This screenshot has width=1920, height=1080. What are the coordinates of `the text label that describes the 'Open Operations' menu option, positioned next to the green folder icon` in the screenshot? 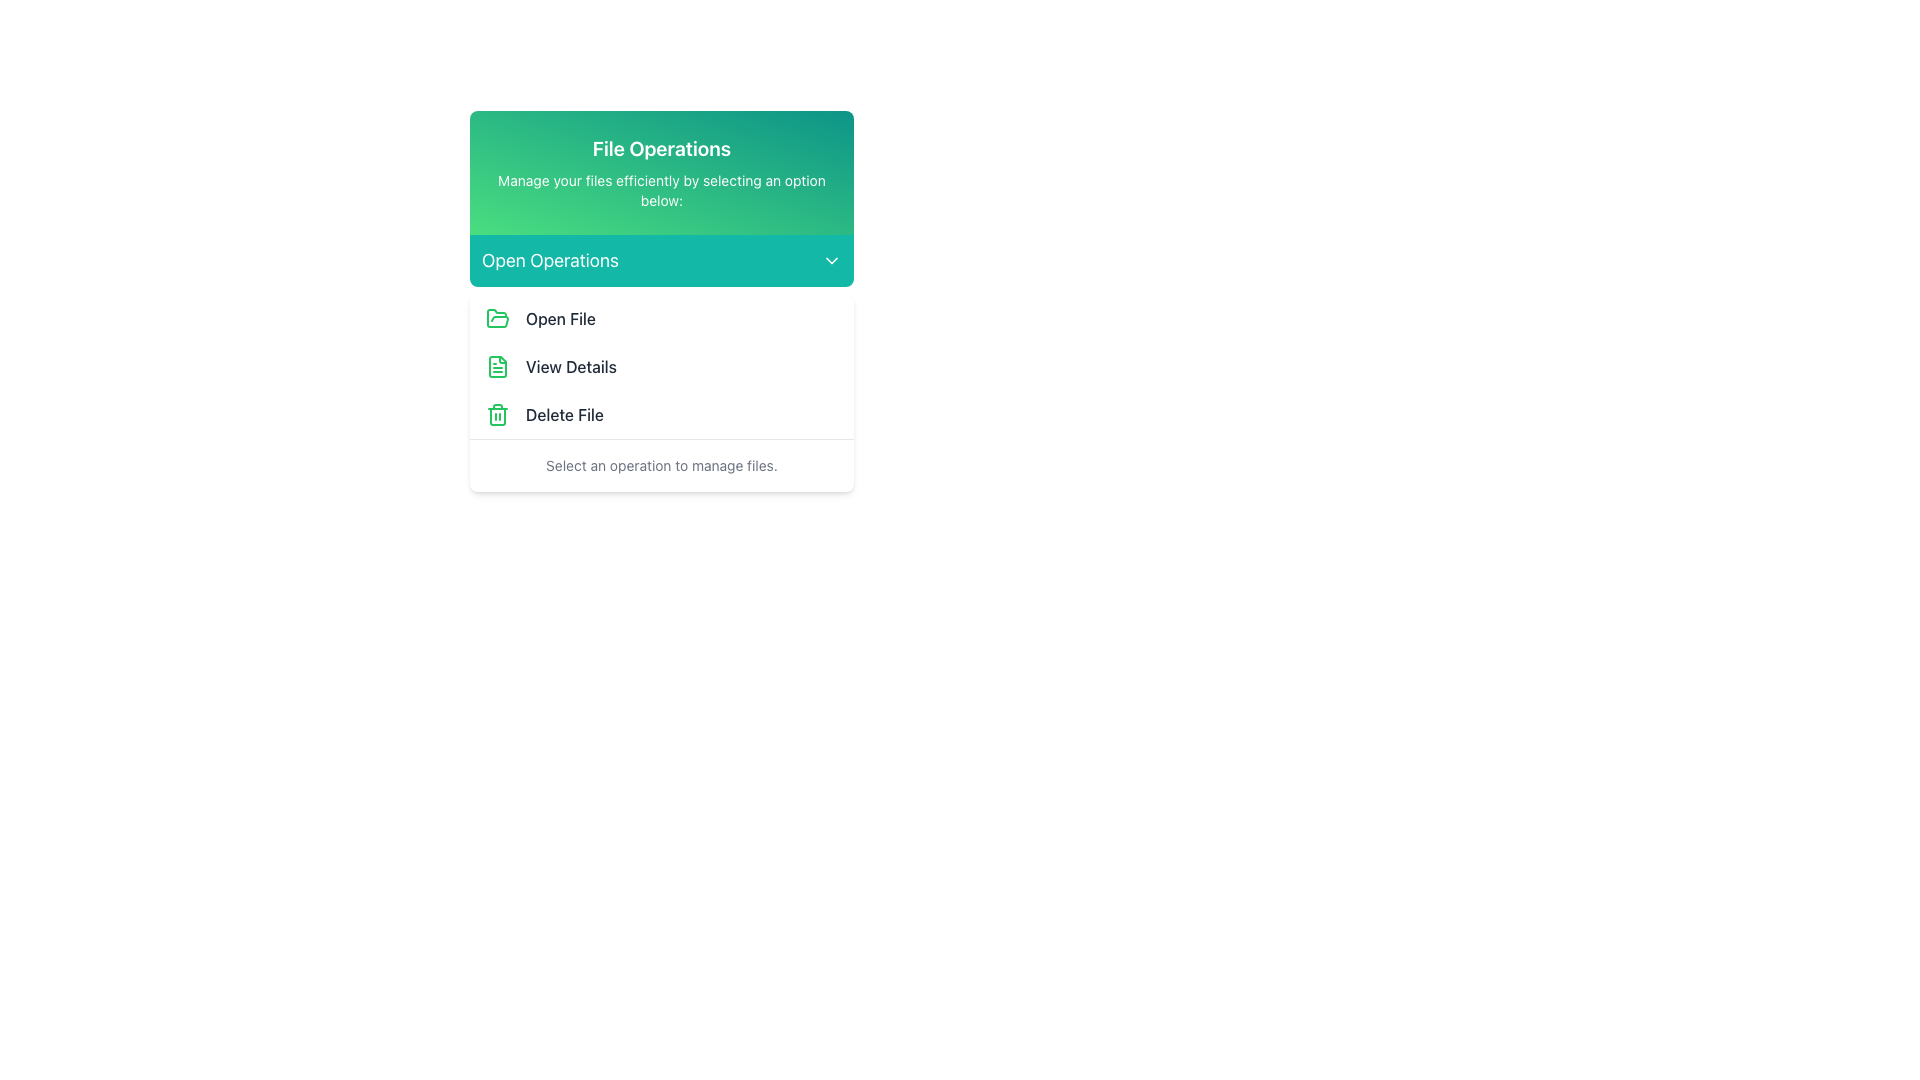 It's located at (560, 318).